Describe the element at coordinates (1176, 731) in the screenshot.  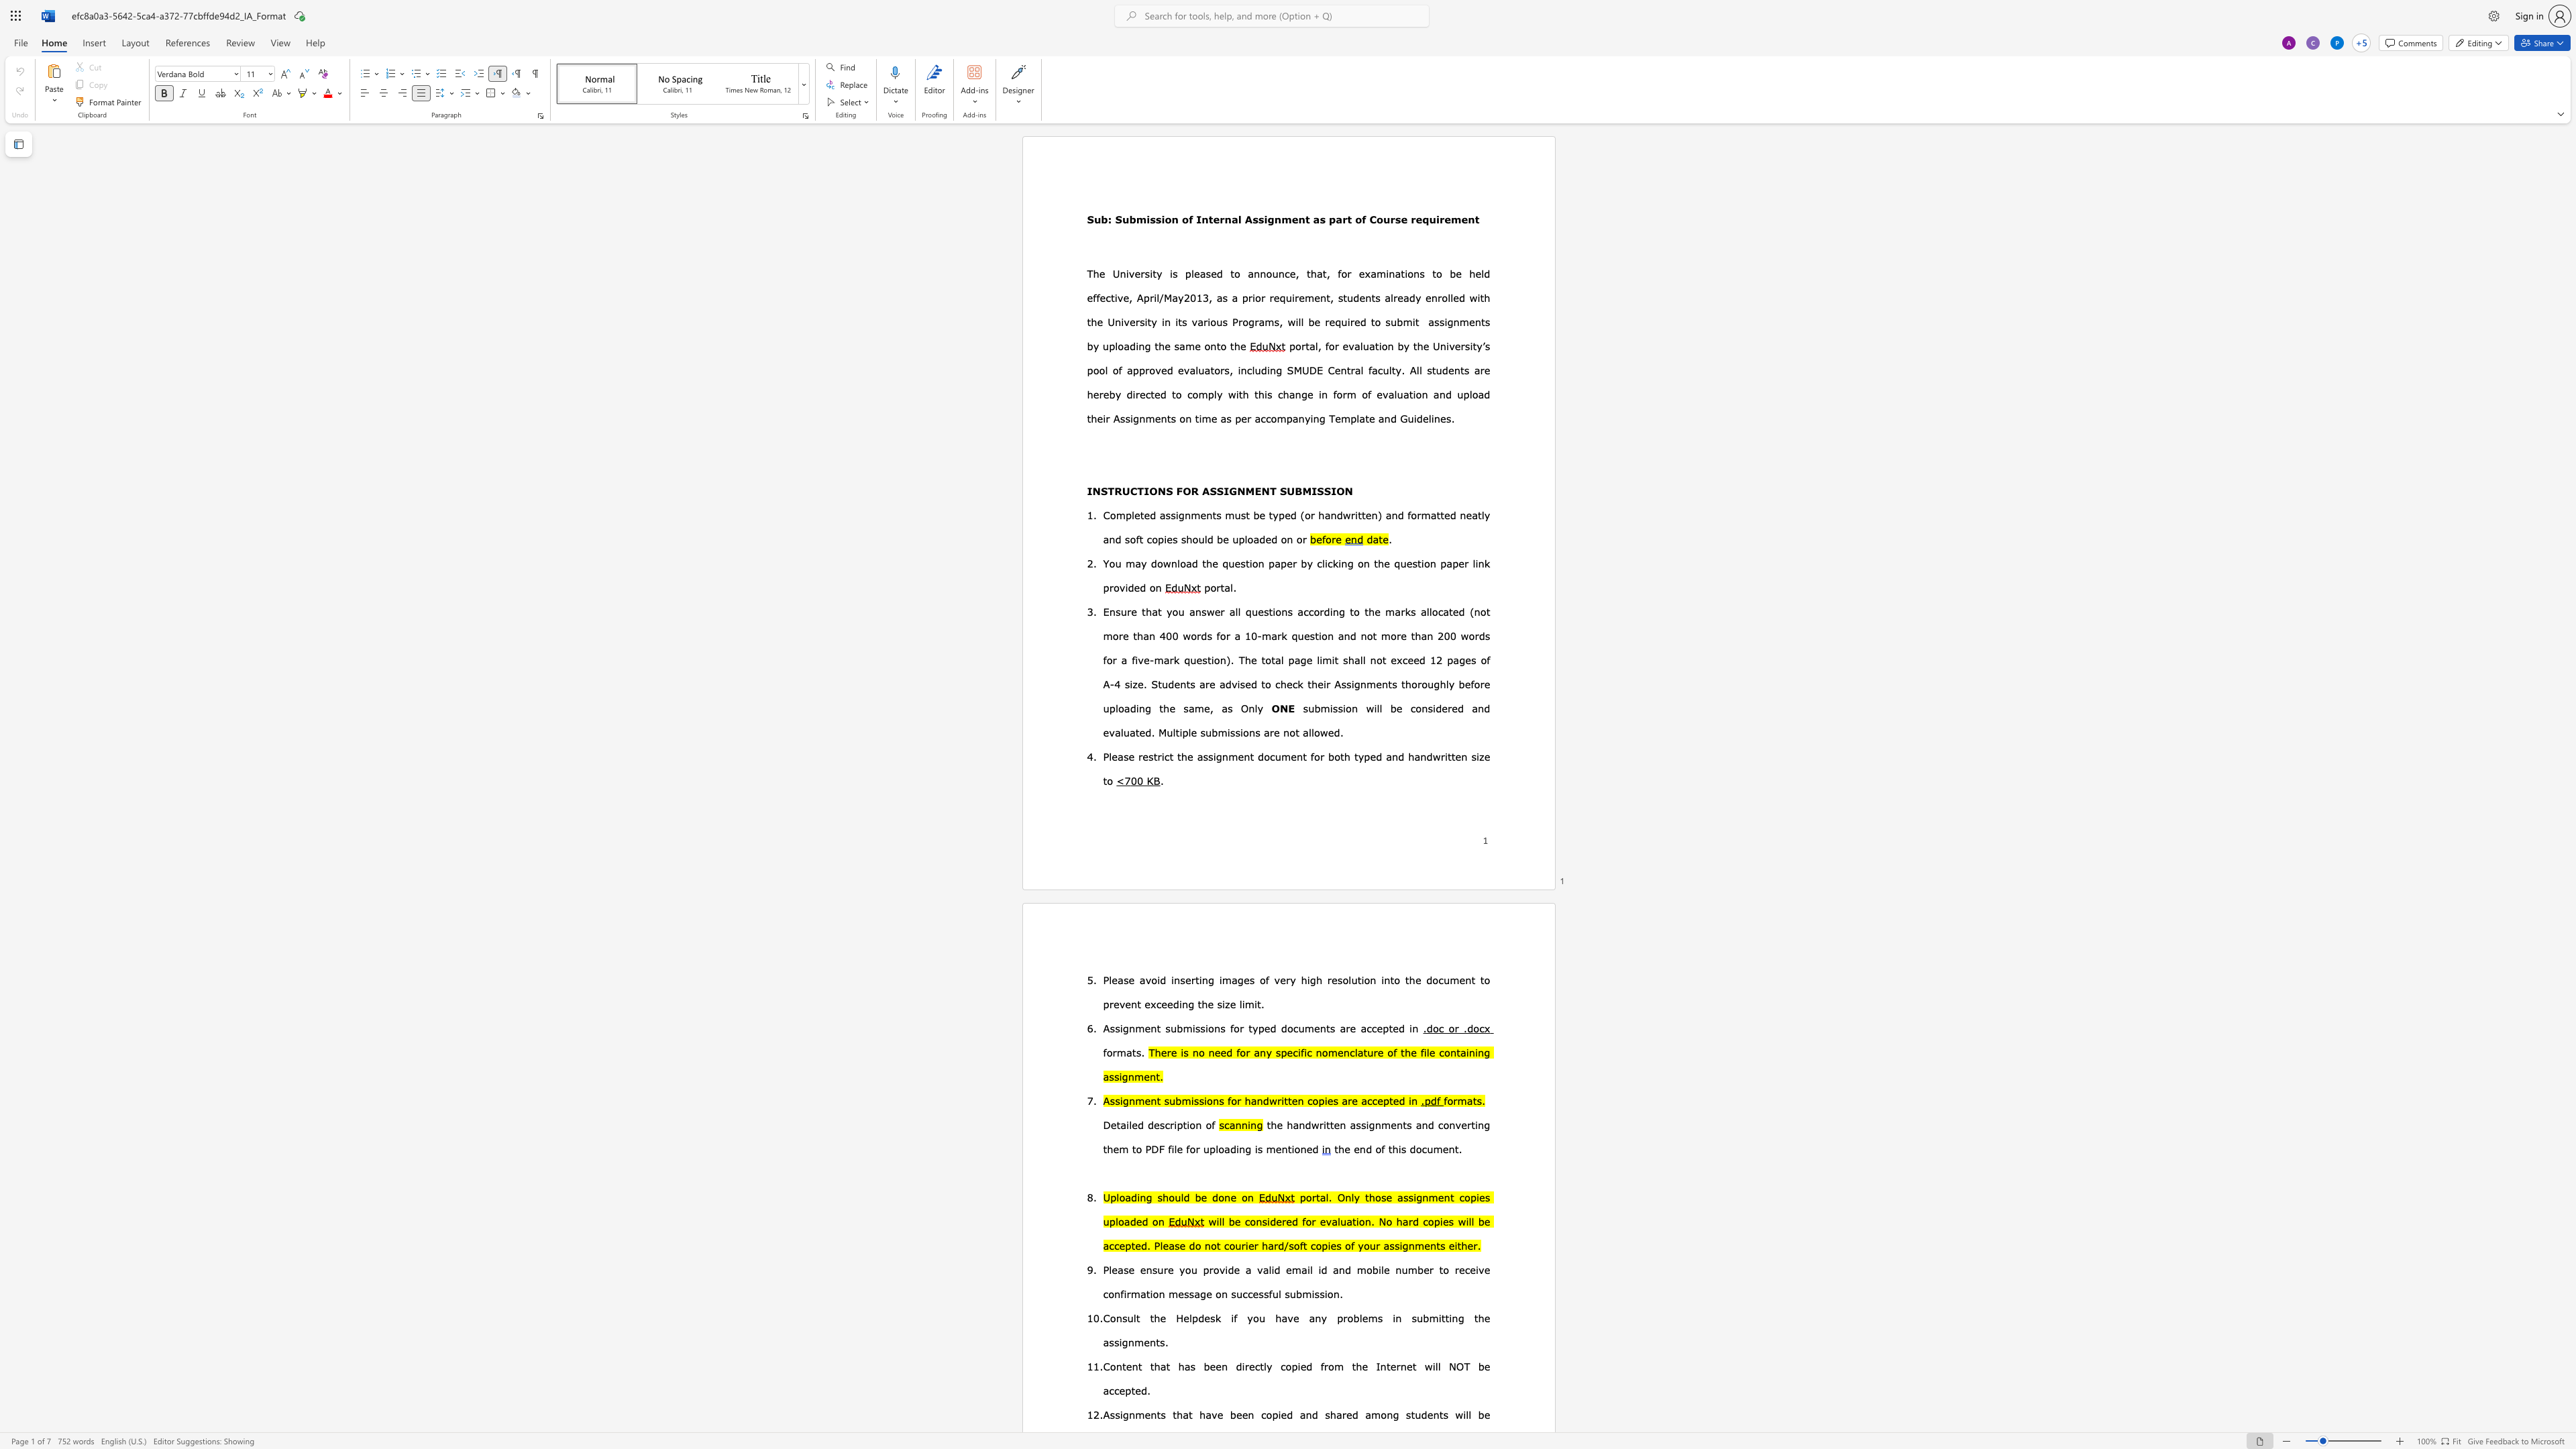
I see `the 1th character "t" in the text` at that location.